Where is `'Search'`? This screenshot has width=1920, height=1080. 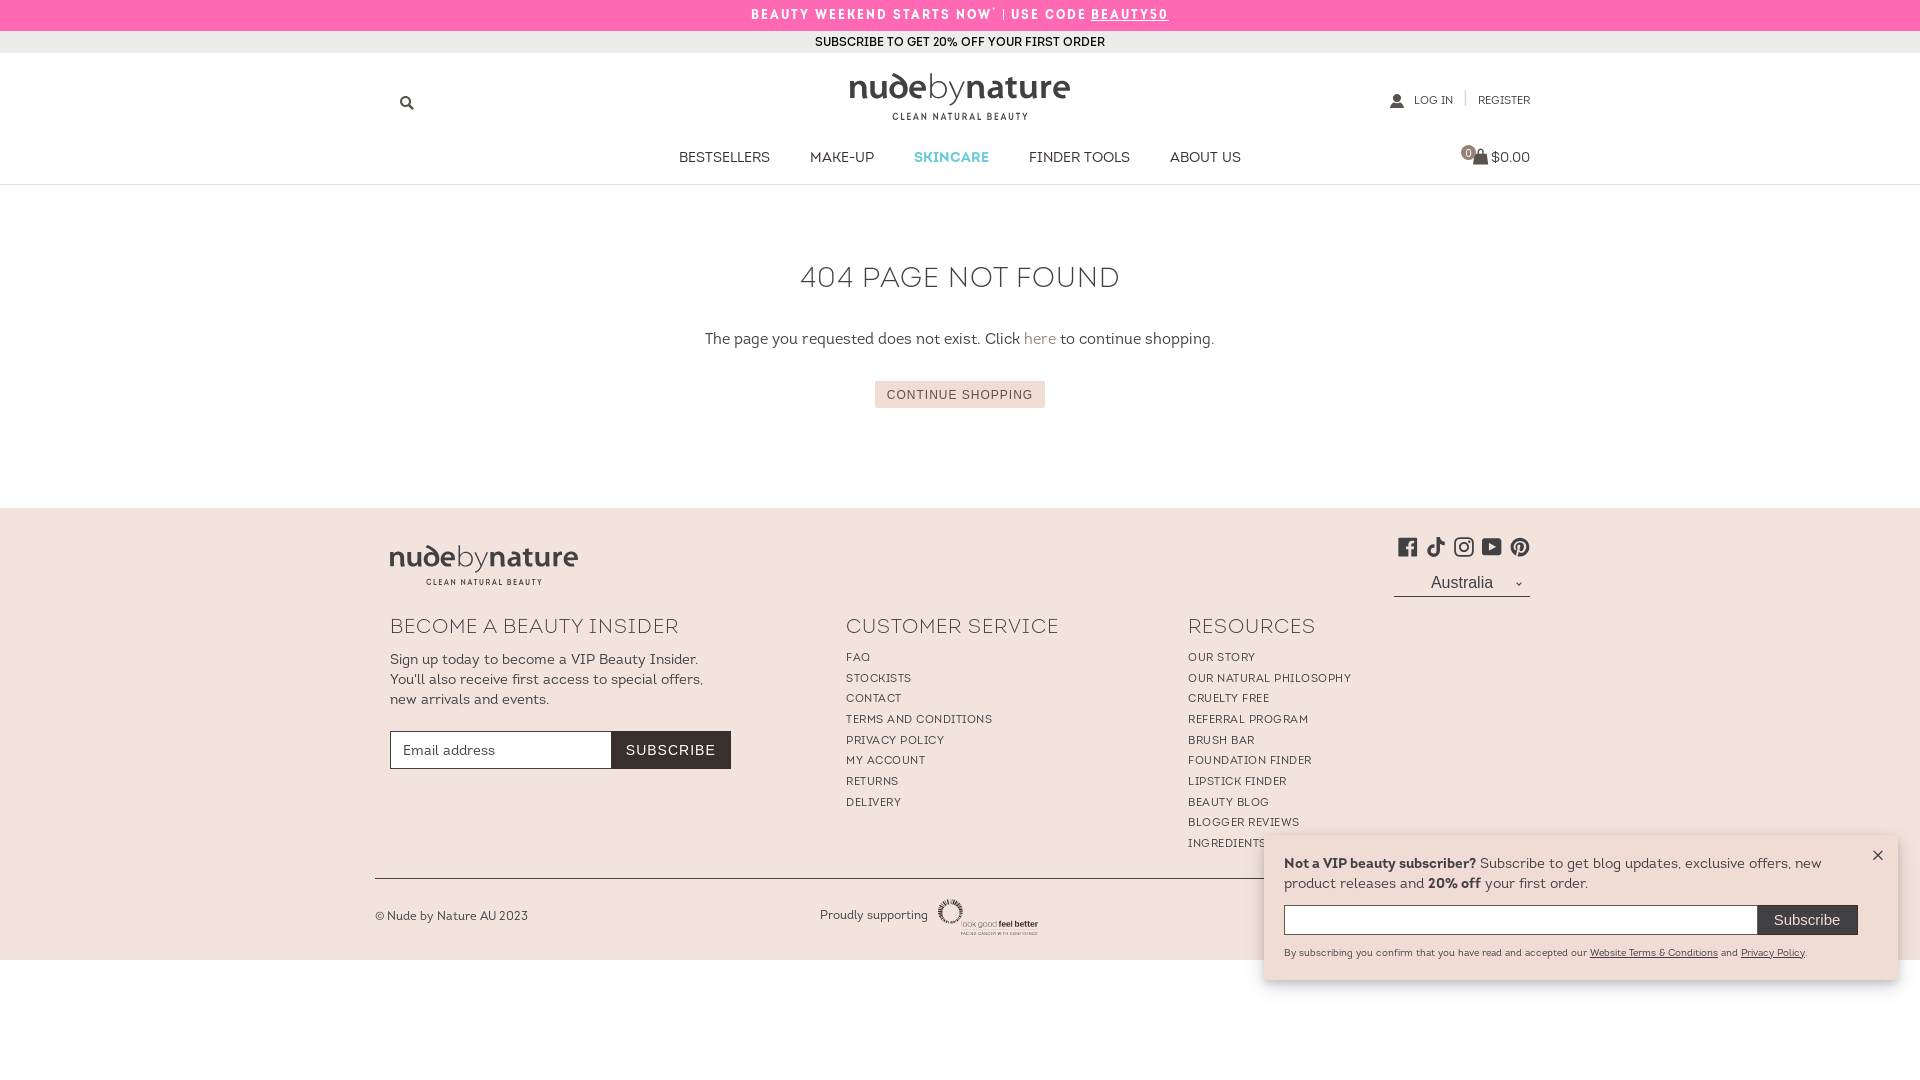
'Search' is located at coordinates (406, 101).